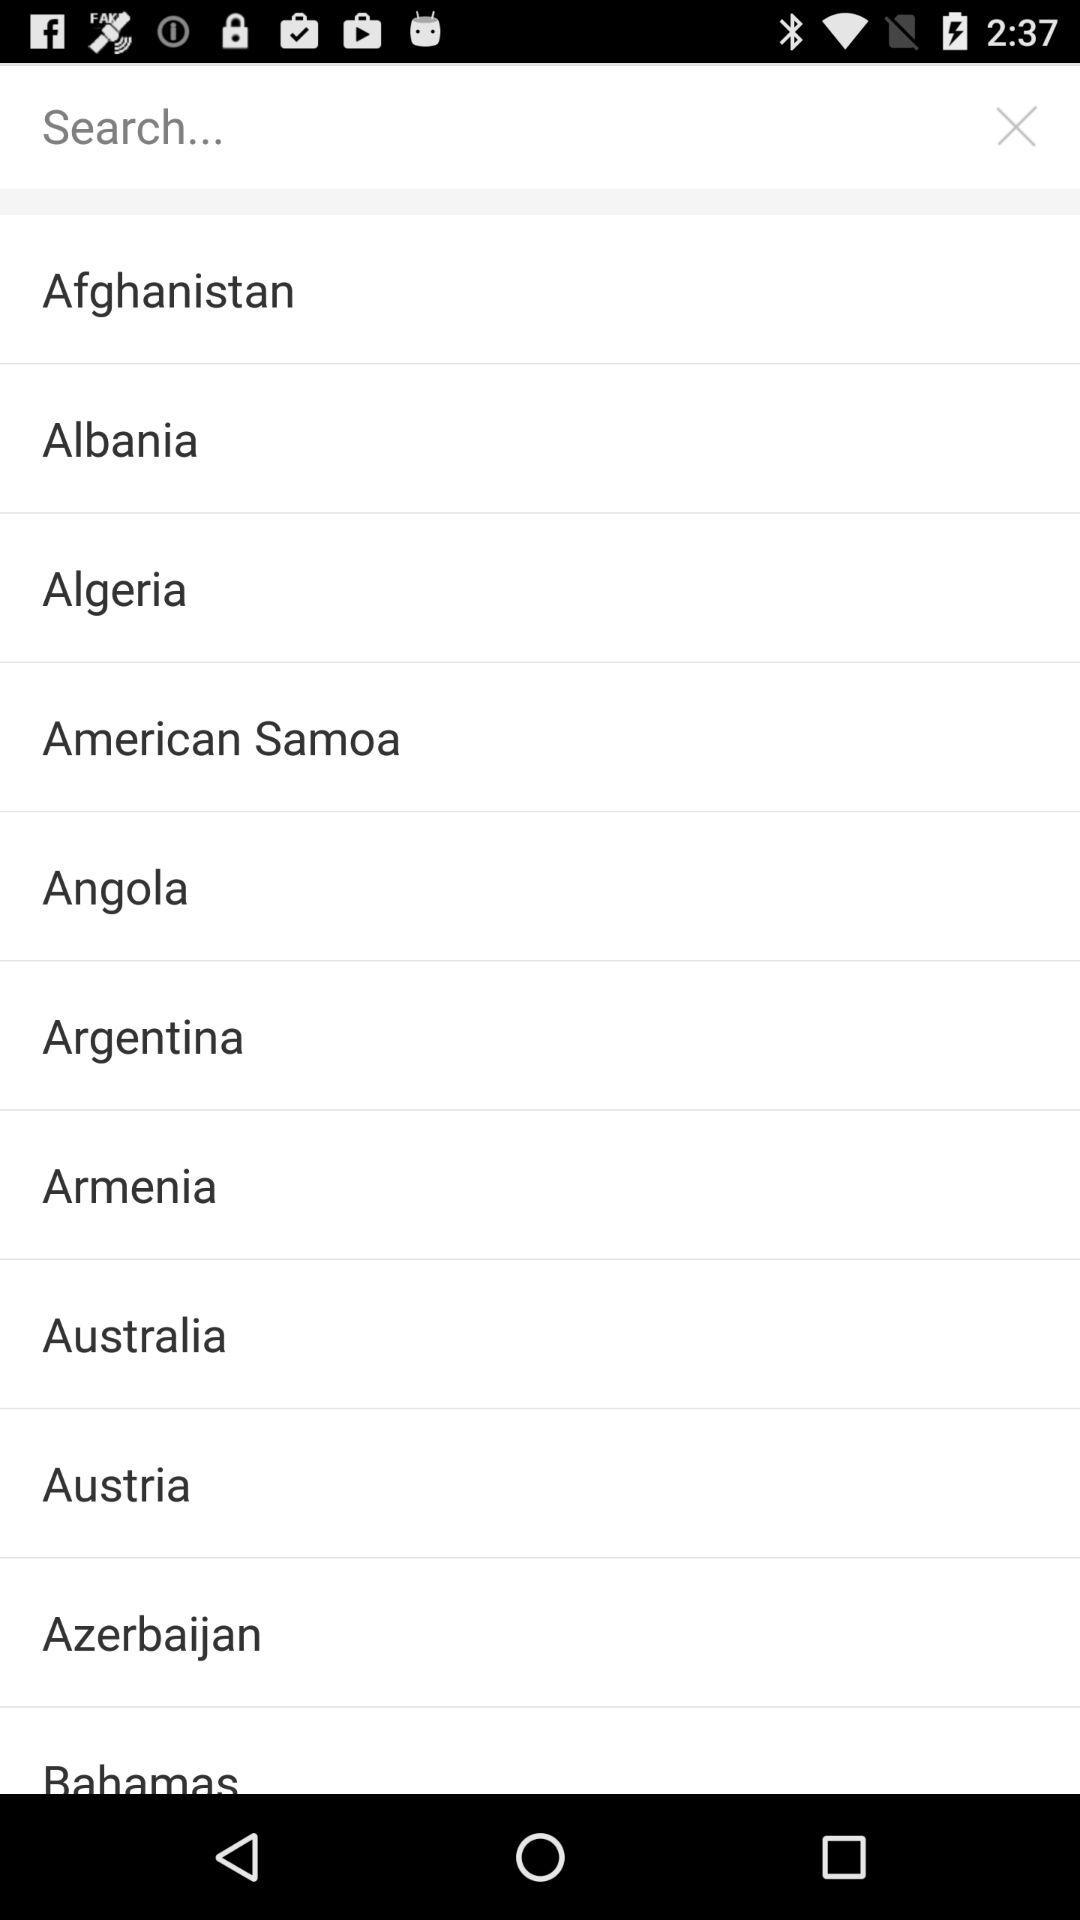 The width and height of the screenshot is (1080, 1920). Describe the element at coordinates (518, 124) in the screenshot. I see `country` at that location.